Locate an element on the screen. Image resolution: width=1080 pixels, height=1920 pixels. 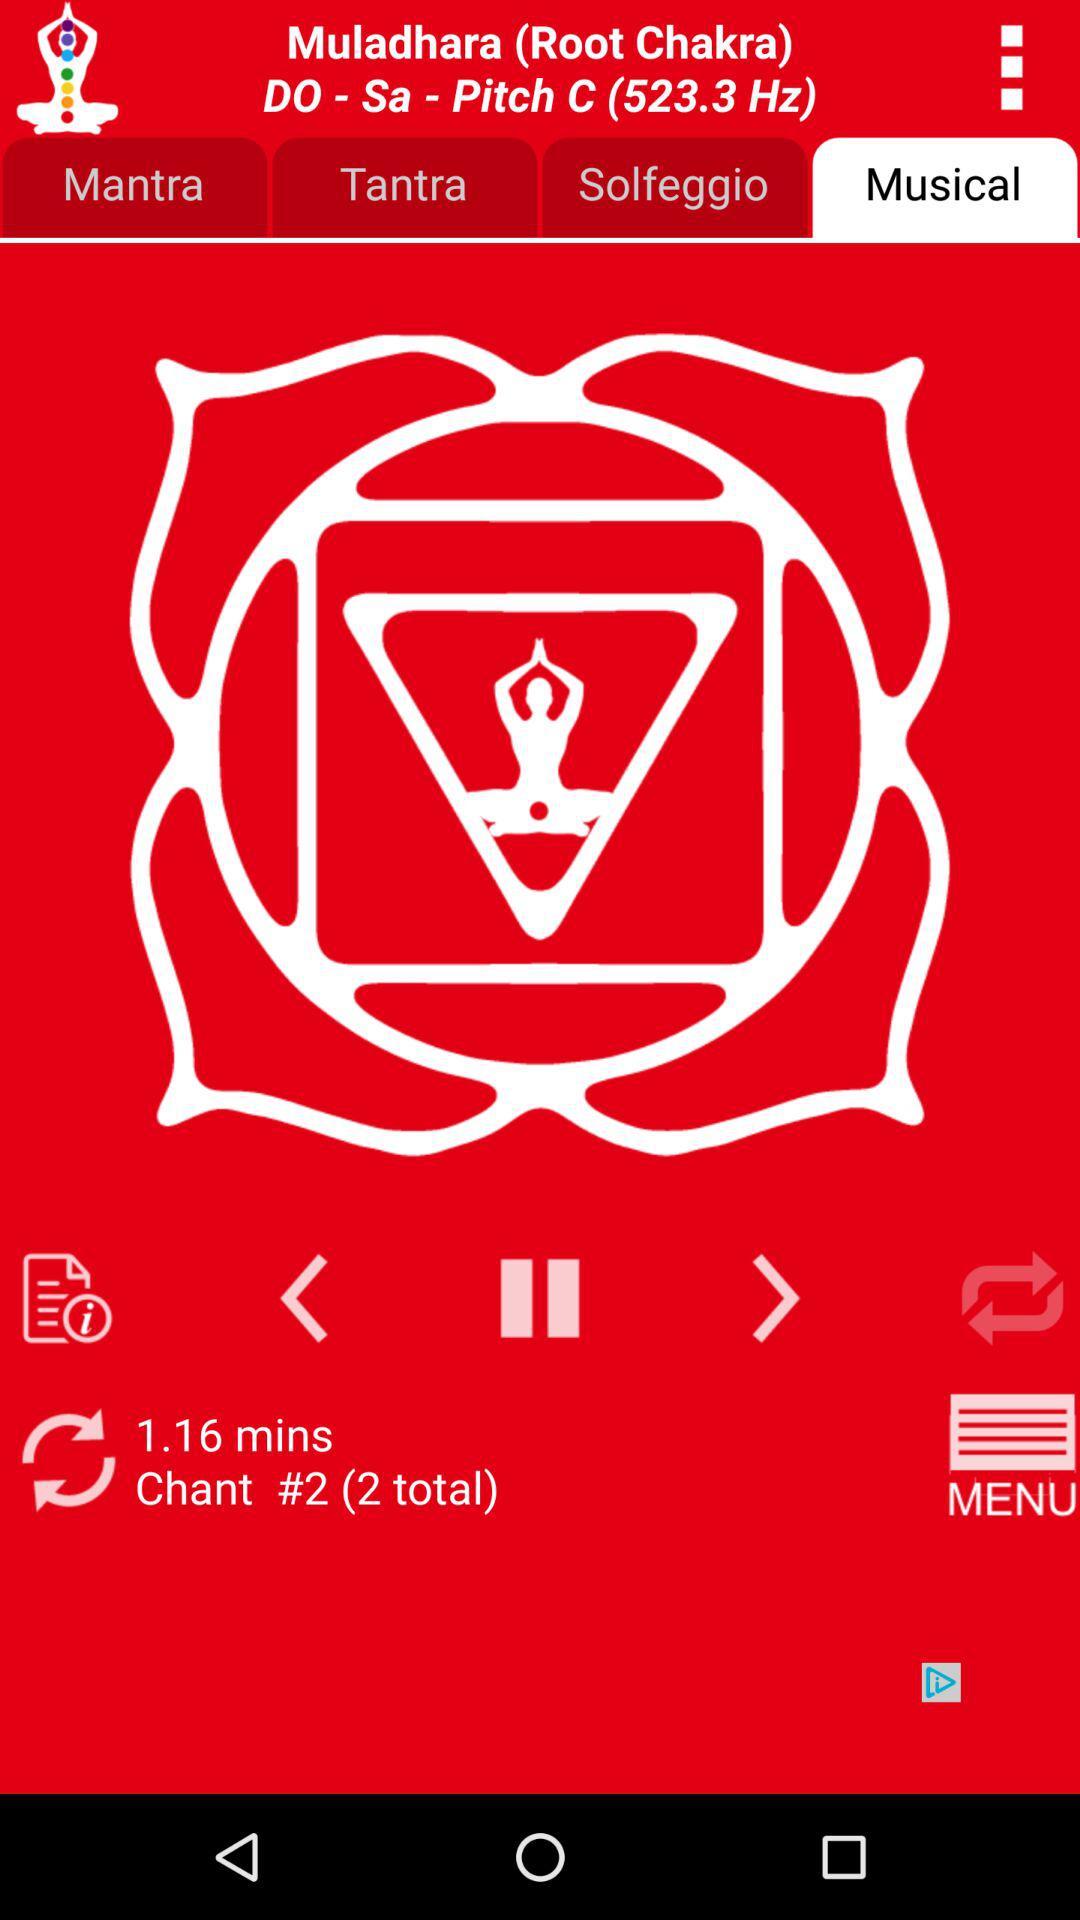
image is located at coordinates (1012, 1460).